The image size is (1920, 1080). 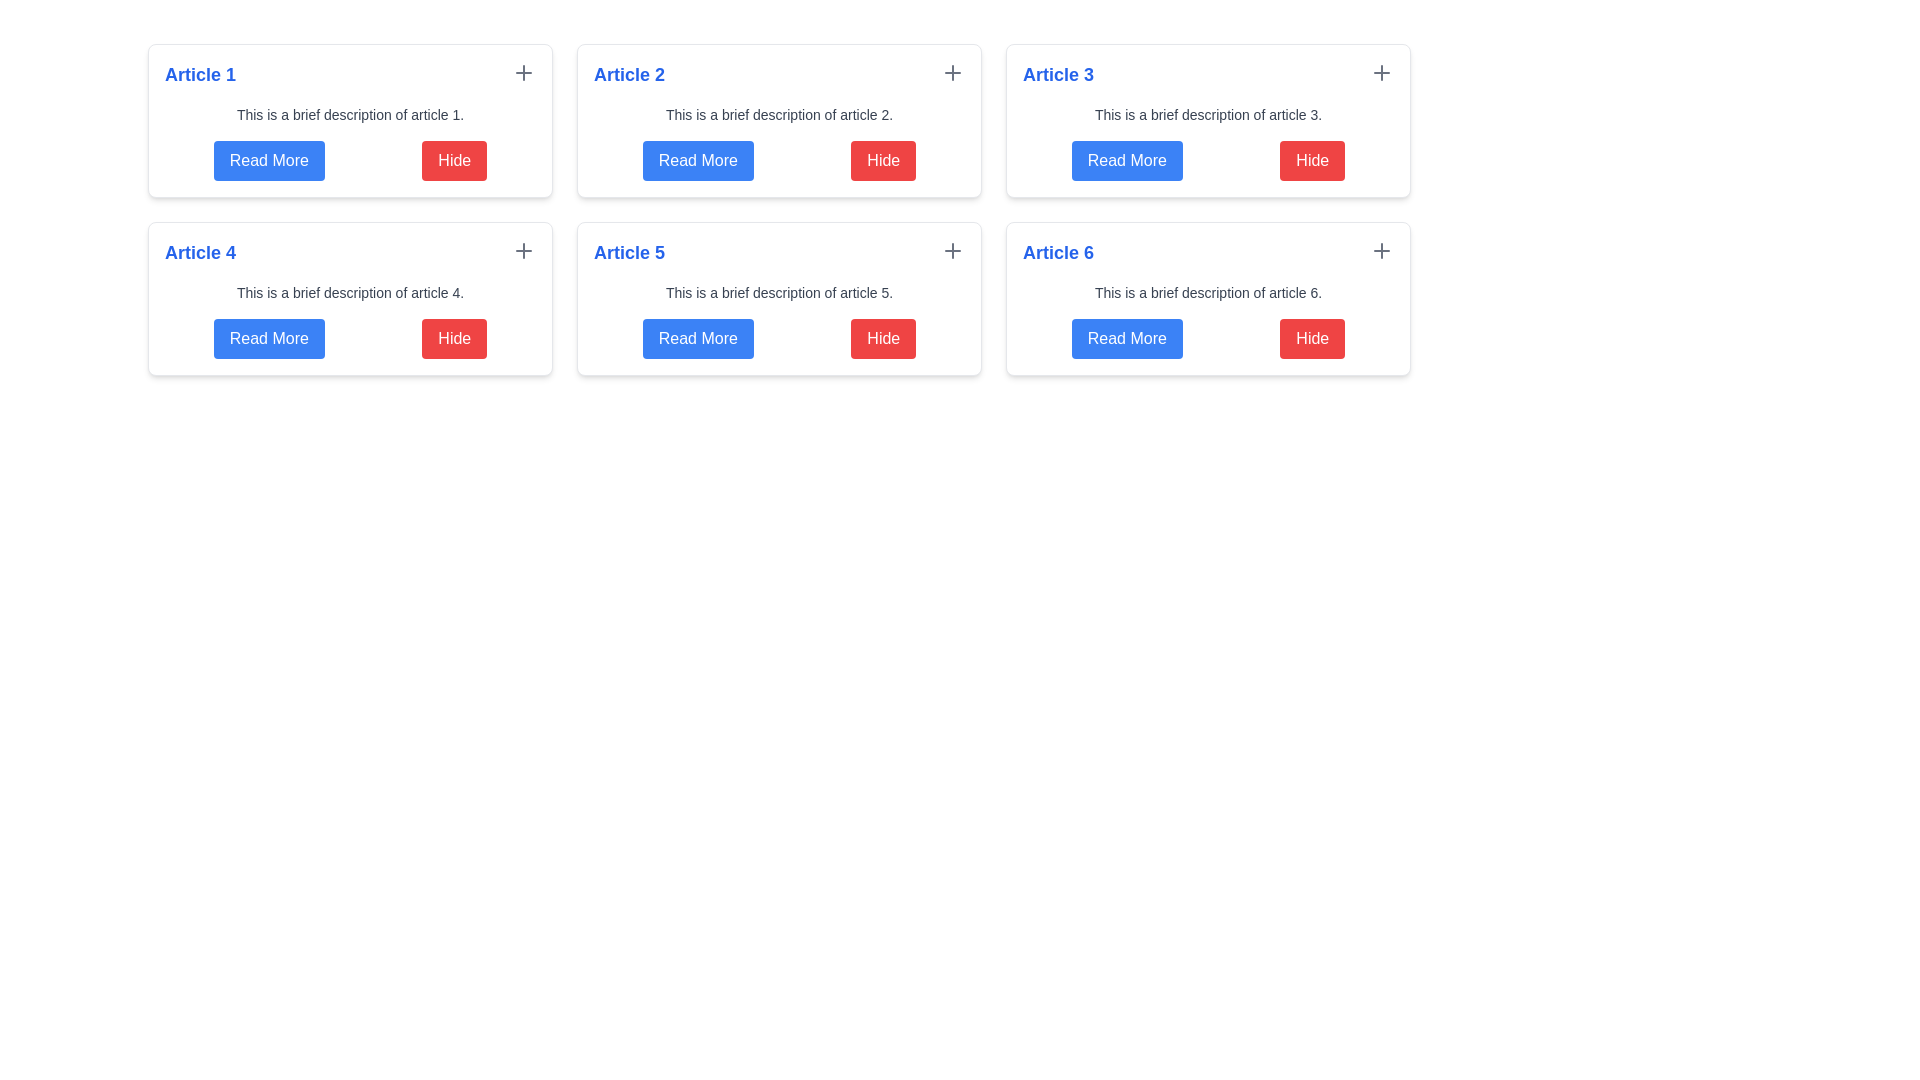 What do you see at coordinates (952, 249) in the screenshot?
I see `the plus sign icon located in the 'Article 5' section` at bounding box center [952, 249].